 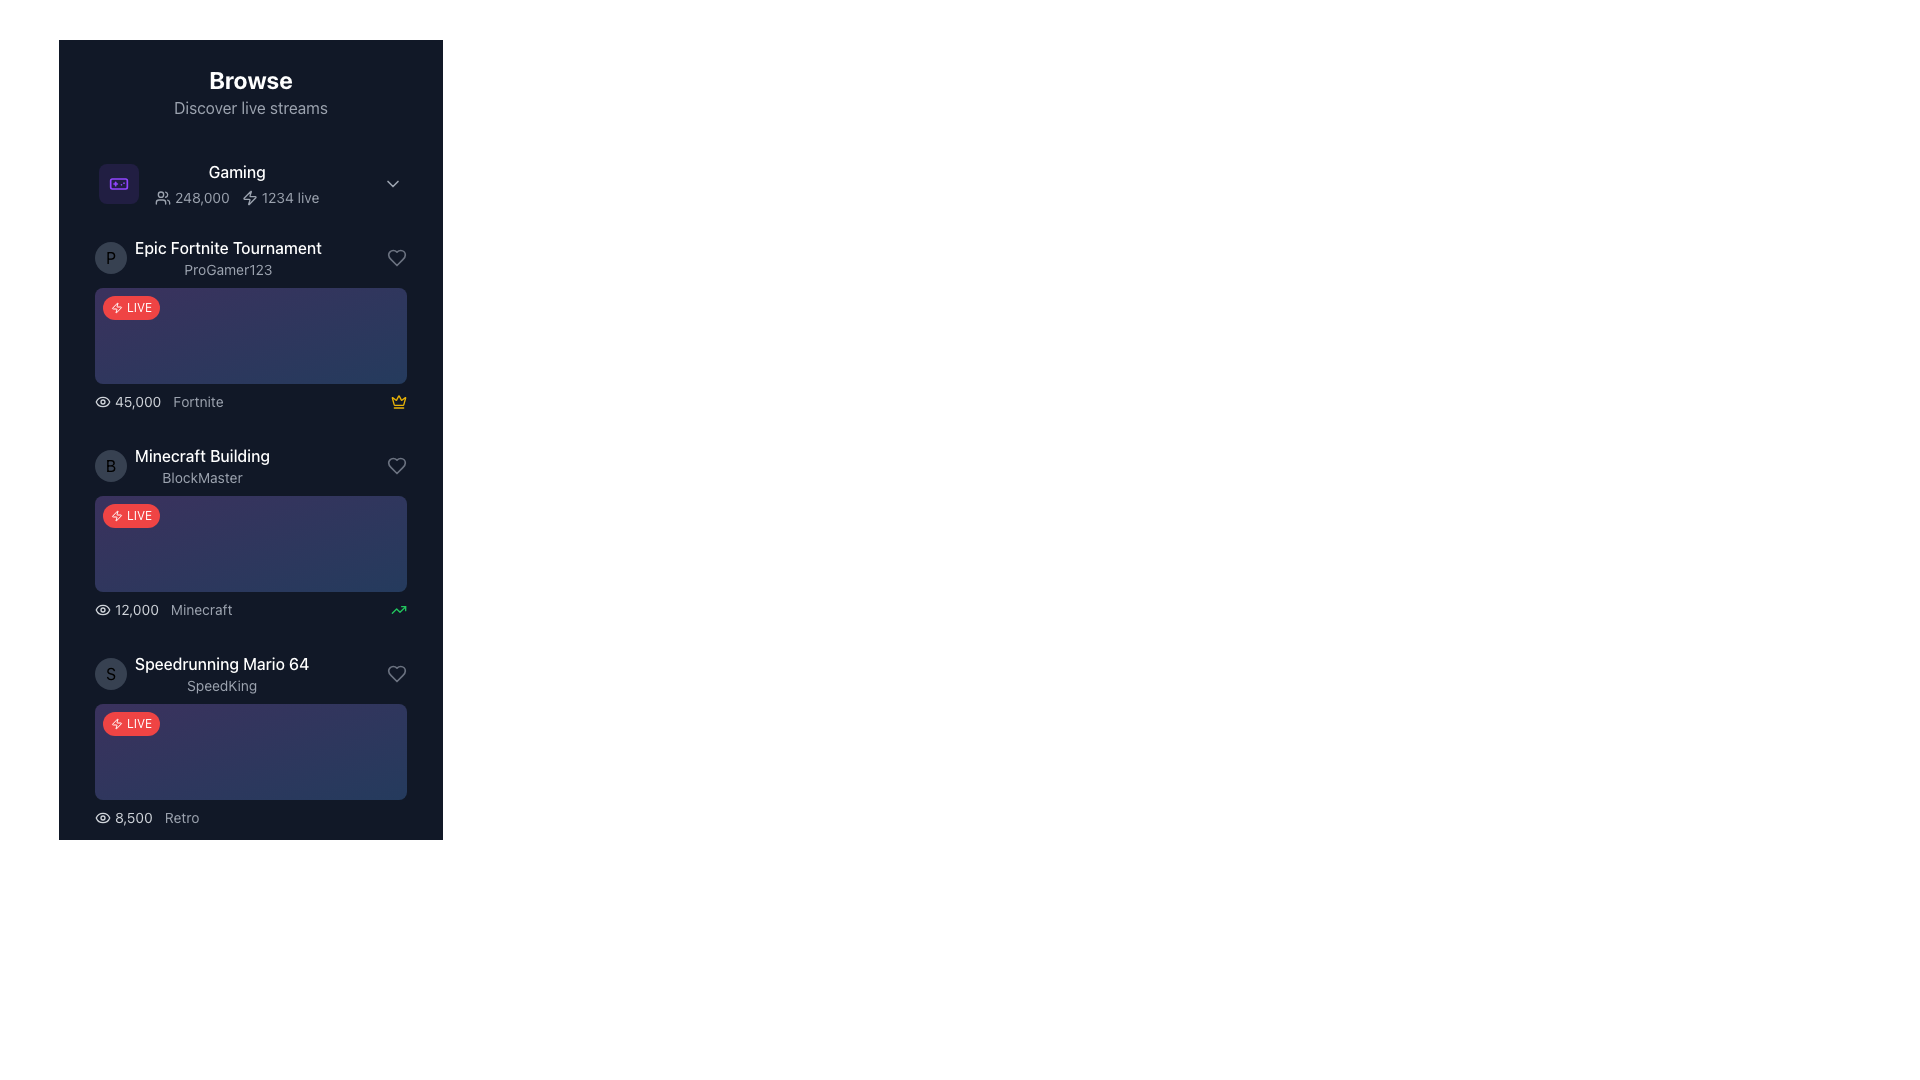 I want to click on text label displaying 'Fortnite' in gray, which is styled with a modern sans-serif font and located next to the numeric view count '45,000' in the live streams list, so click(x=198, y=401).